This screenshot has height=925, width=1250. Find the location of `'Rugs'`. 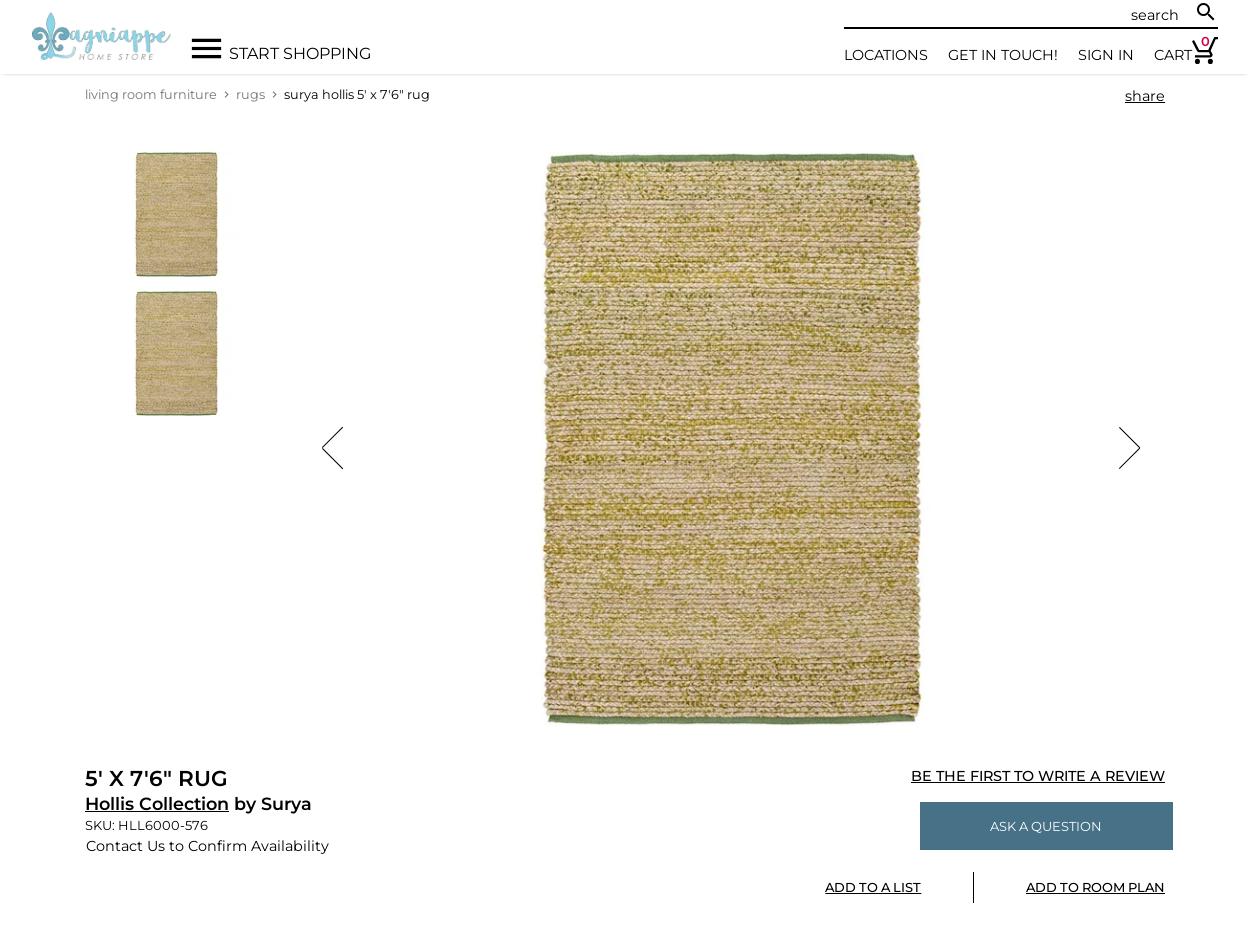

'Rugs' is located at coordinates (250, 92).